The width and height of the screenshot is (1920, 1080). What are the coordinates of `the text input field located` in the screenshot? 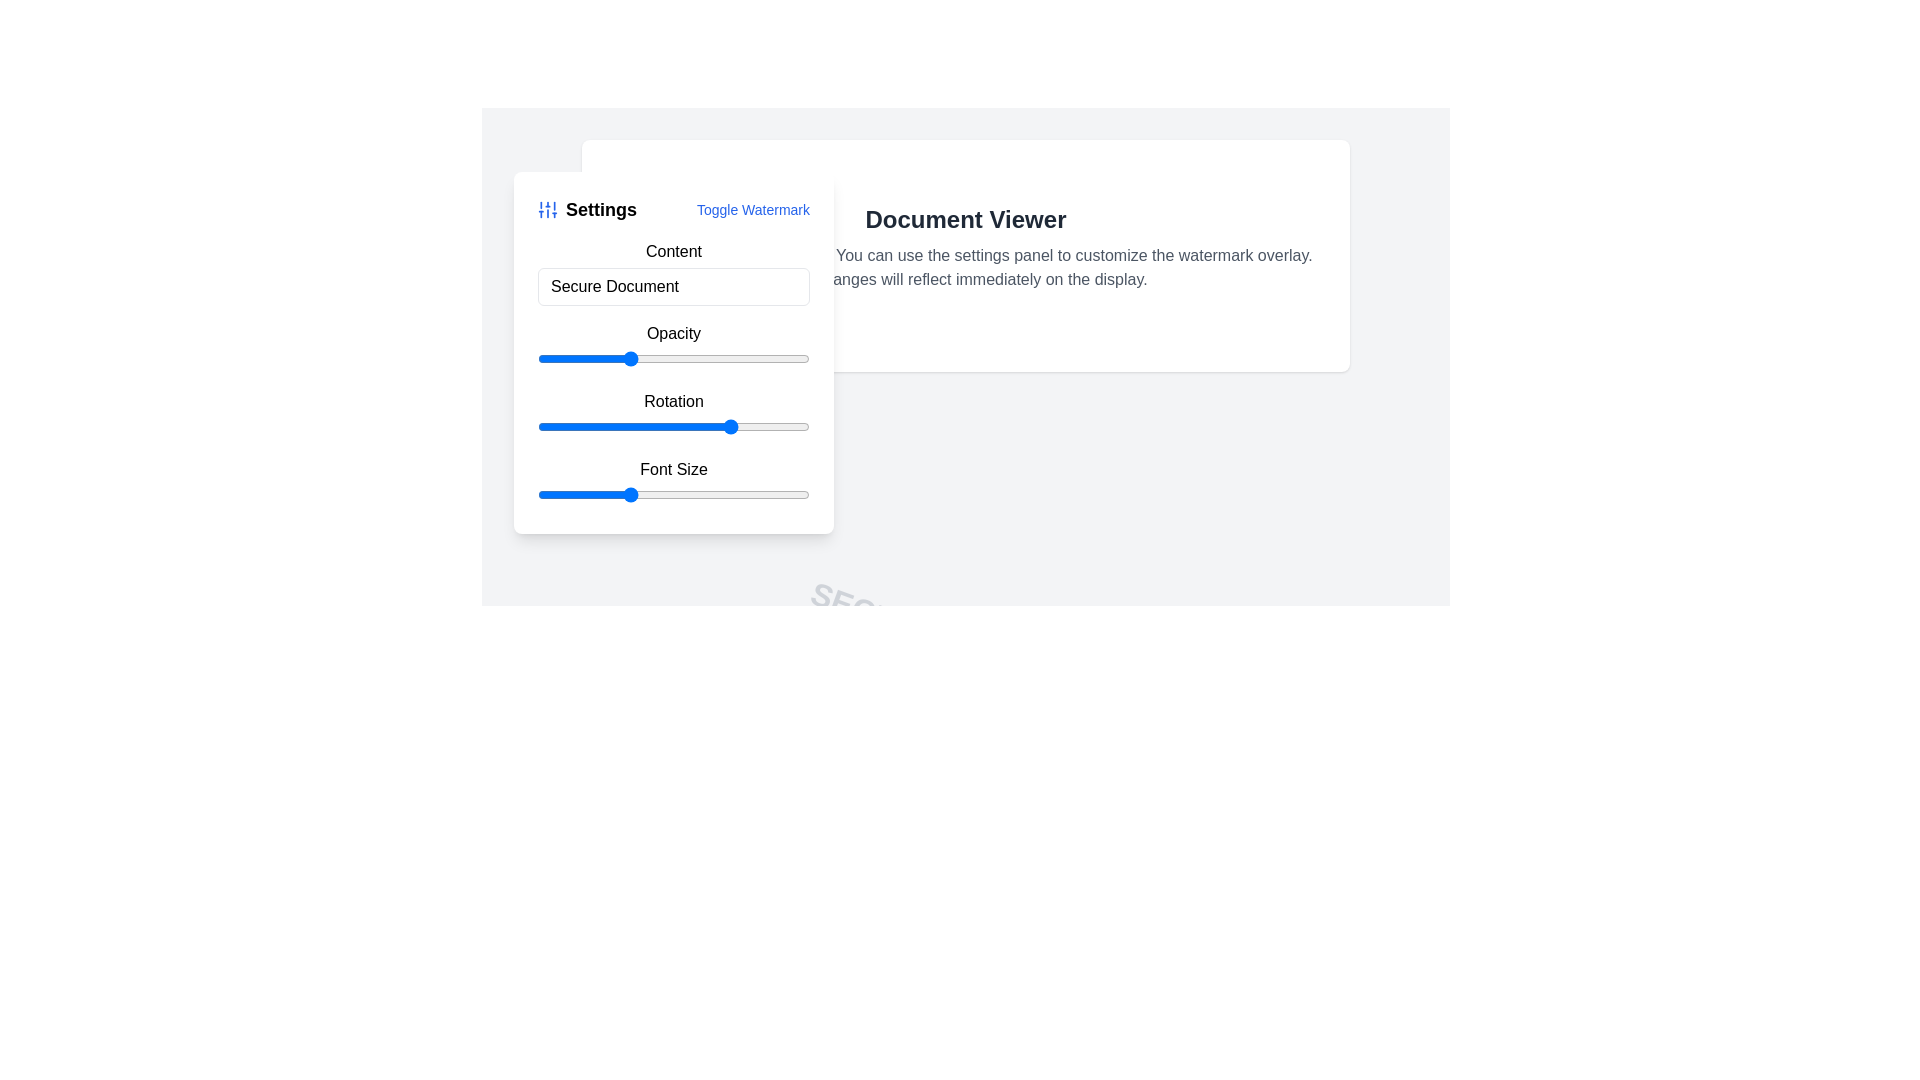 It's located at (673, 286).